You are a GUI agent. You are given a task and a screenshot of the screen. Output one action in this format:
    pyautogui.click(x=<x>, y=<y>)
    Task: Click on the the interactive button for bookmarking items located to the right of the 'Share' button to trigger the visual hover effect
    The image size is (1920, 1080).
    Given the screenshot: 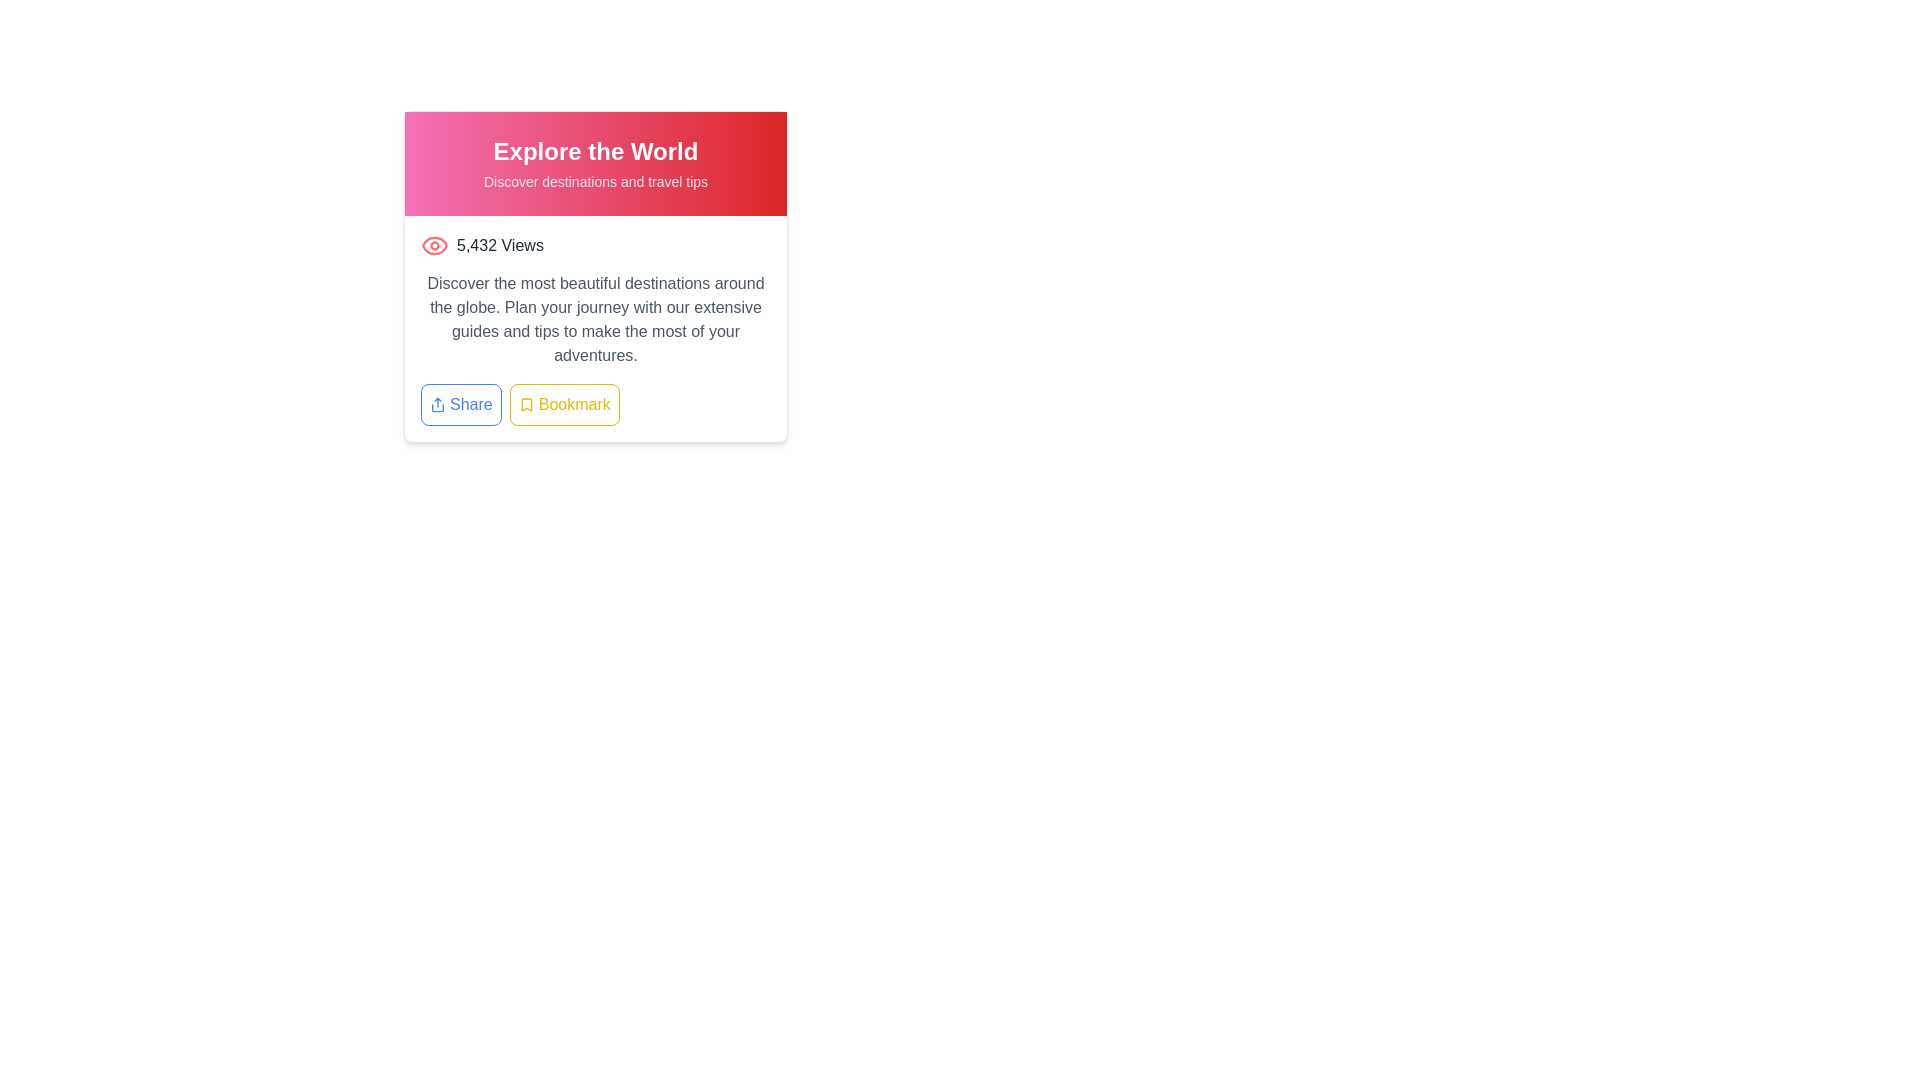 What is the action you would take?
    pyautogui.click(x=563, y=405)
    